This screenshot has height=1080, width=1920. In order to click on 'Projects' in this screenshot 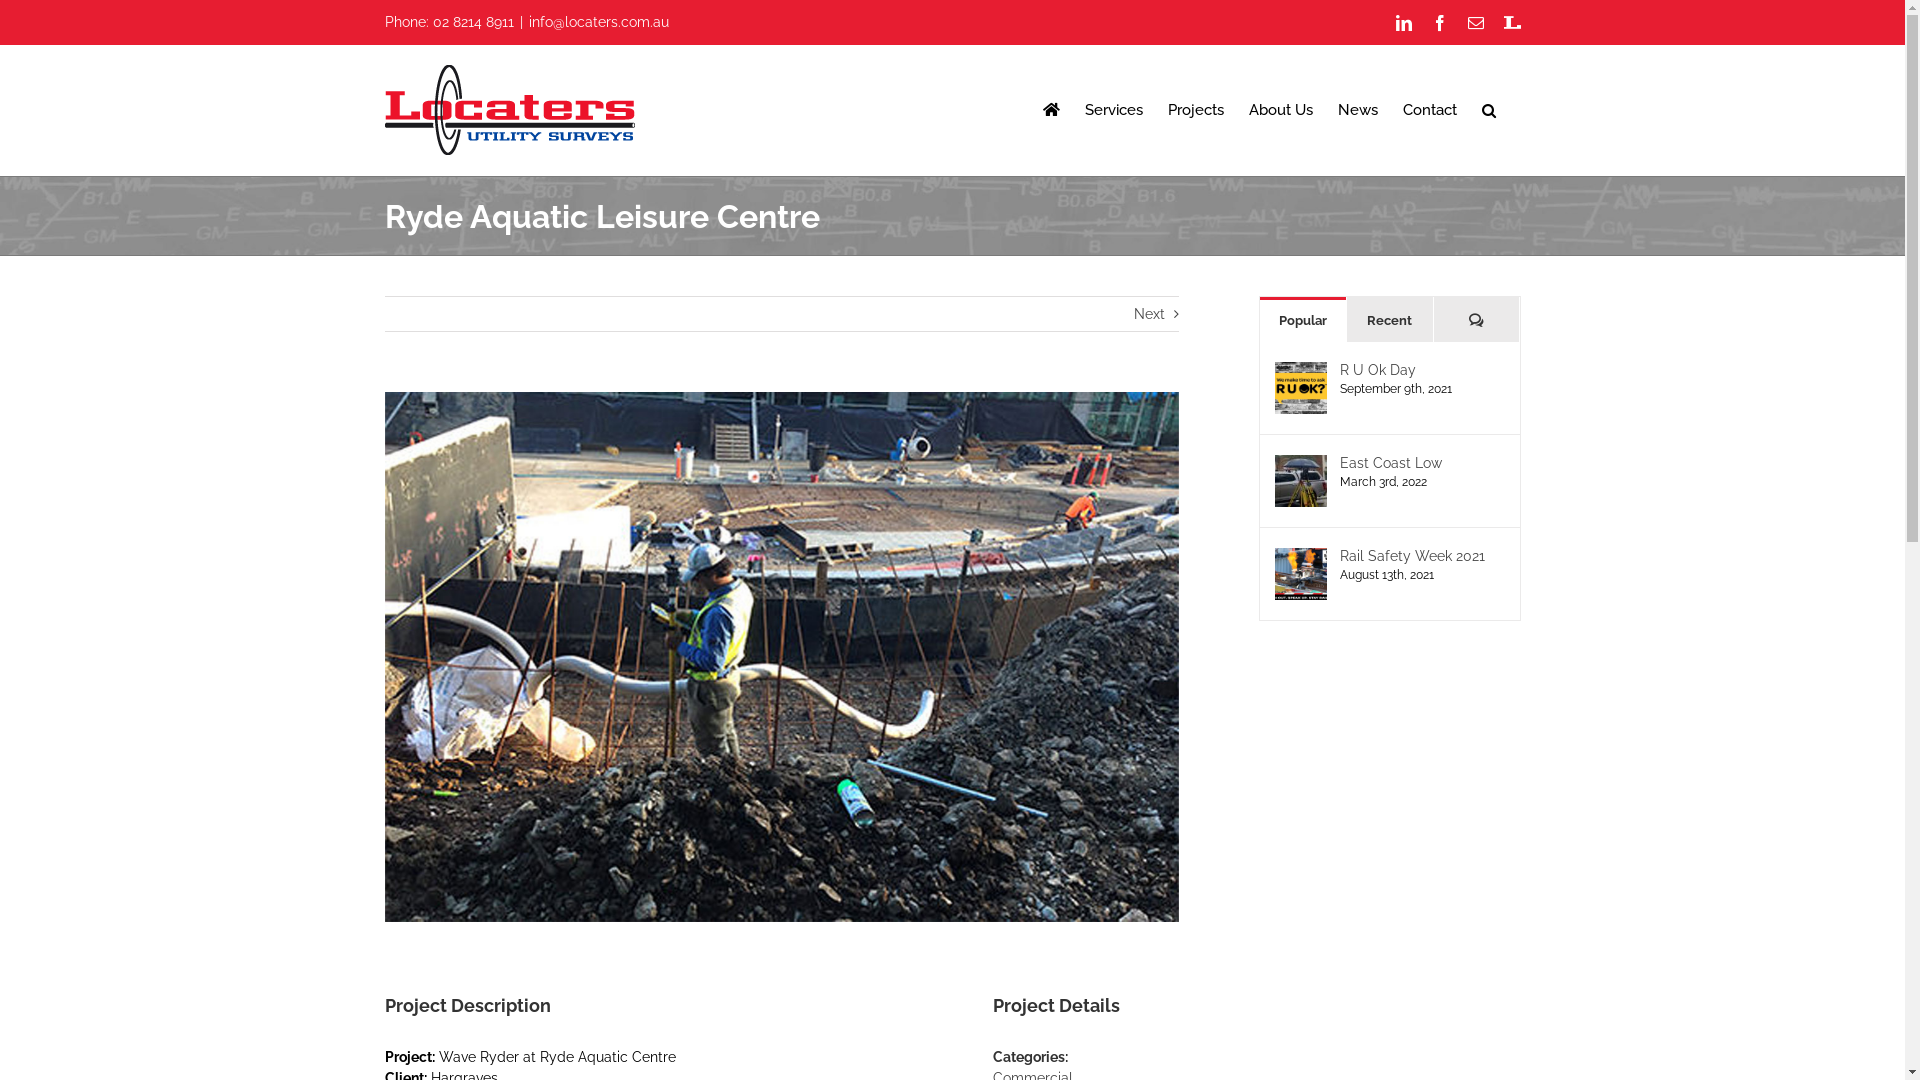, I will do `click(1195, 110)`.